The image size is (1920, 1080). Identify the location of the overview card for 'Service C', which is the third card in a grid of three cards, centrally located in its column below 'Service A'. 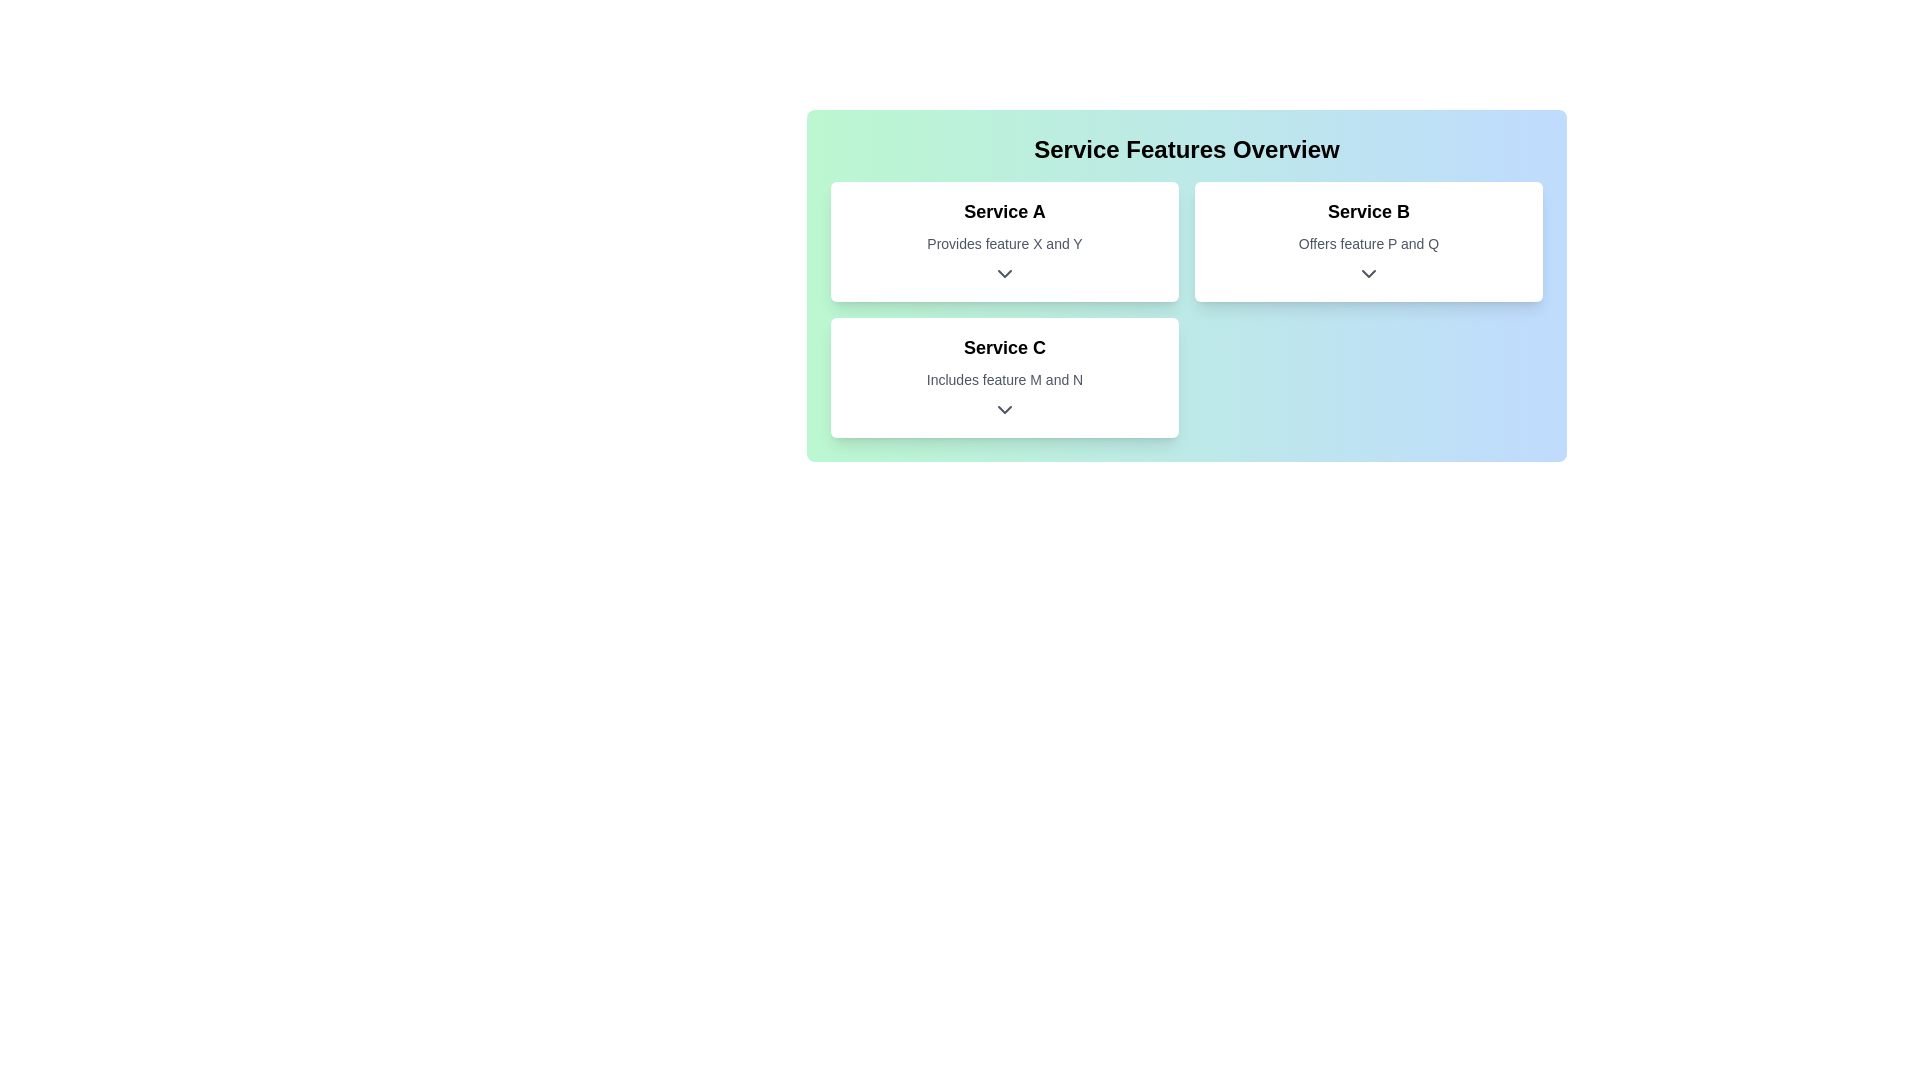
(1004, 378).